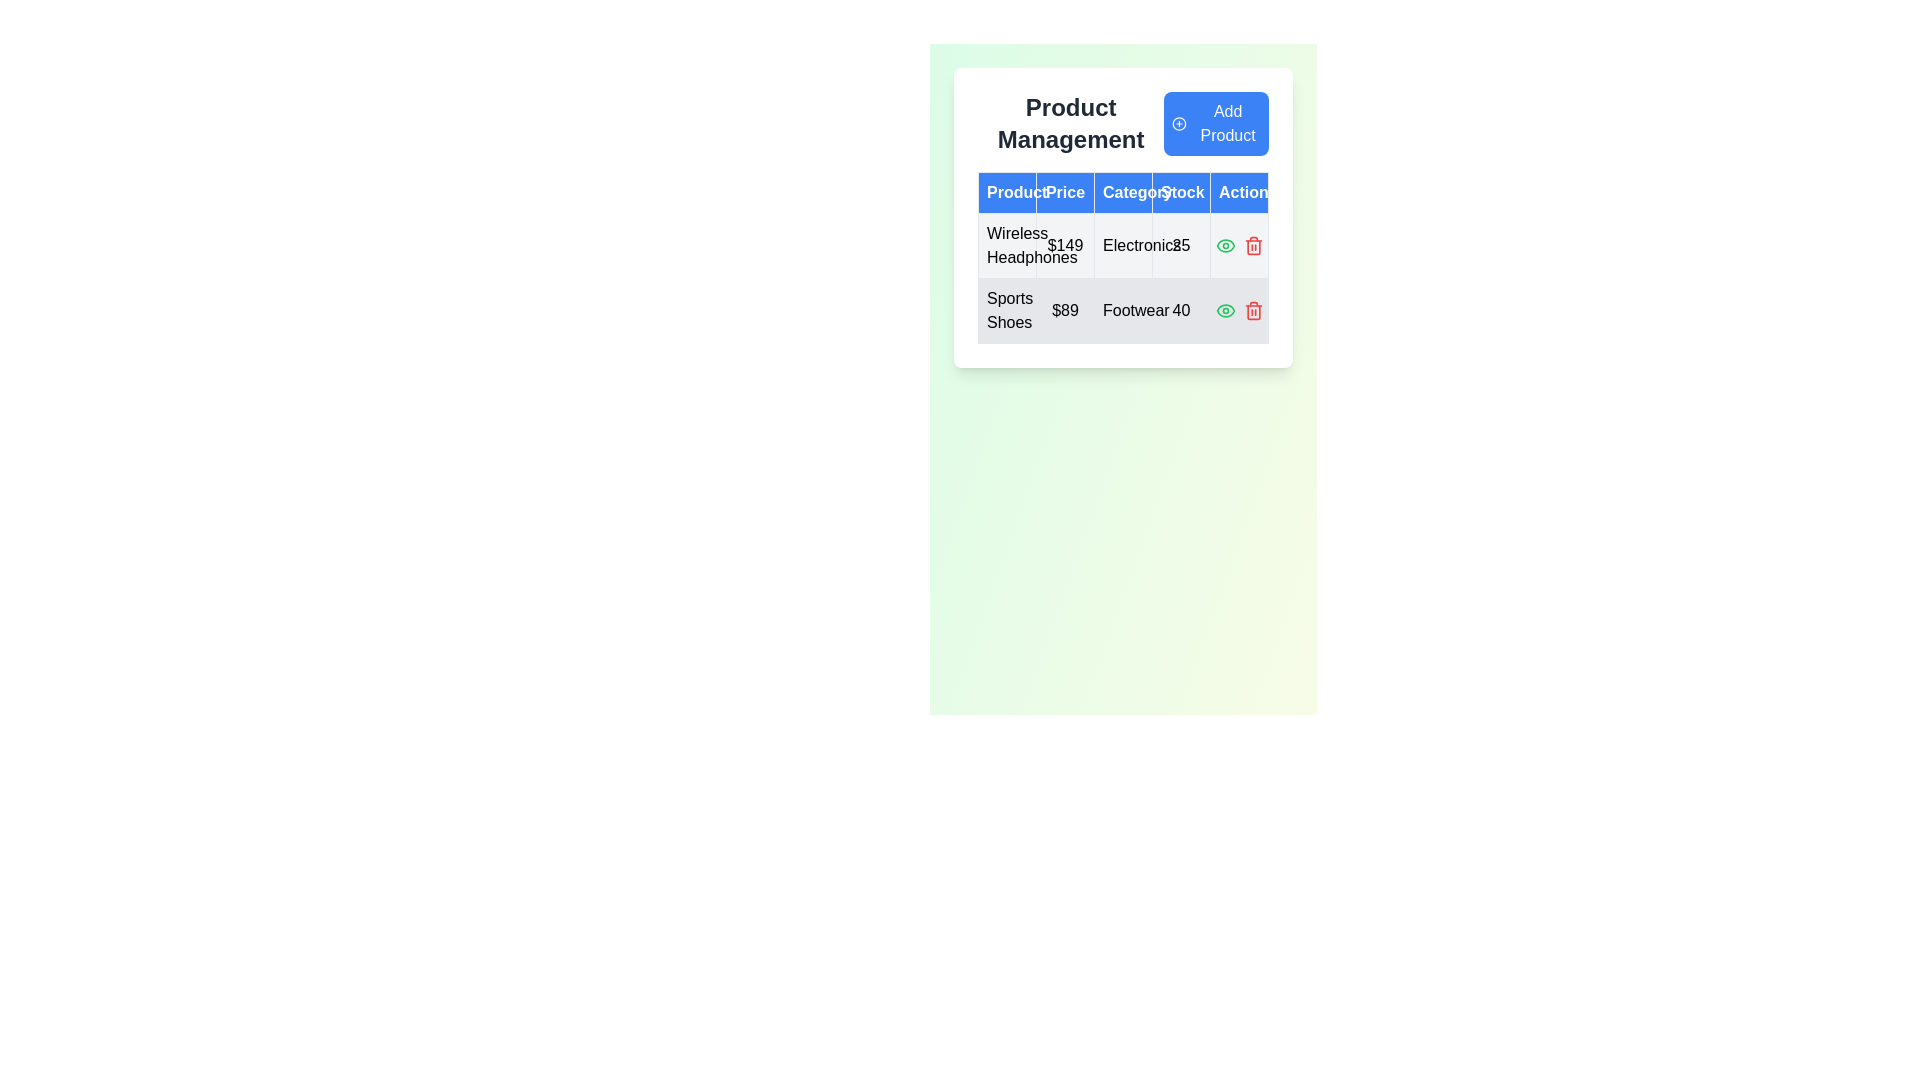 Image resolution: width=1920 pixels, height=1080 pixels. What do you see at coordinates (1181, 245) in the screenshot?
I see `the stock quantity text for the product 'Wireless Headphones' in the 'Product Management' table located in the fourth slot under the 'Stock' column` at bounding box center [1181, 245].